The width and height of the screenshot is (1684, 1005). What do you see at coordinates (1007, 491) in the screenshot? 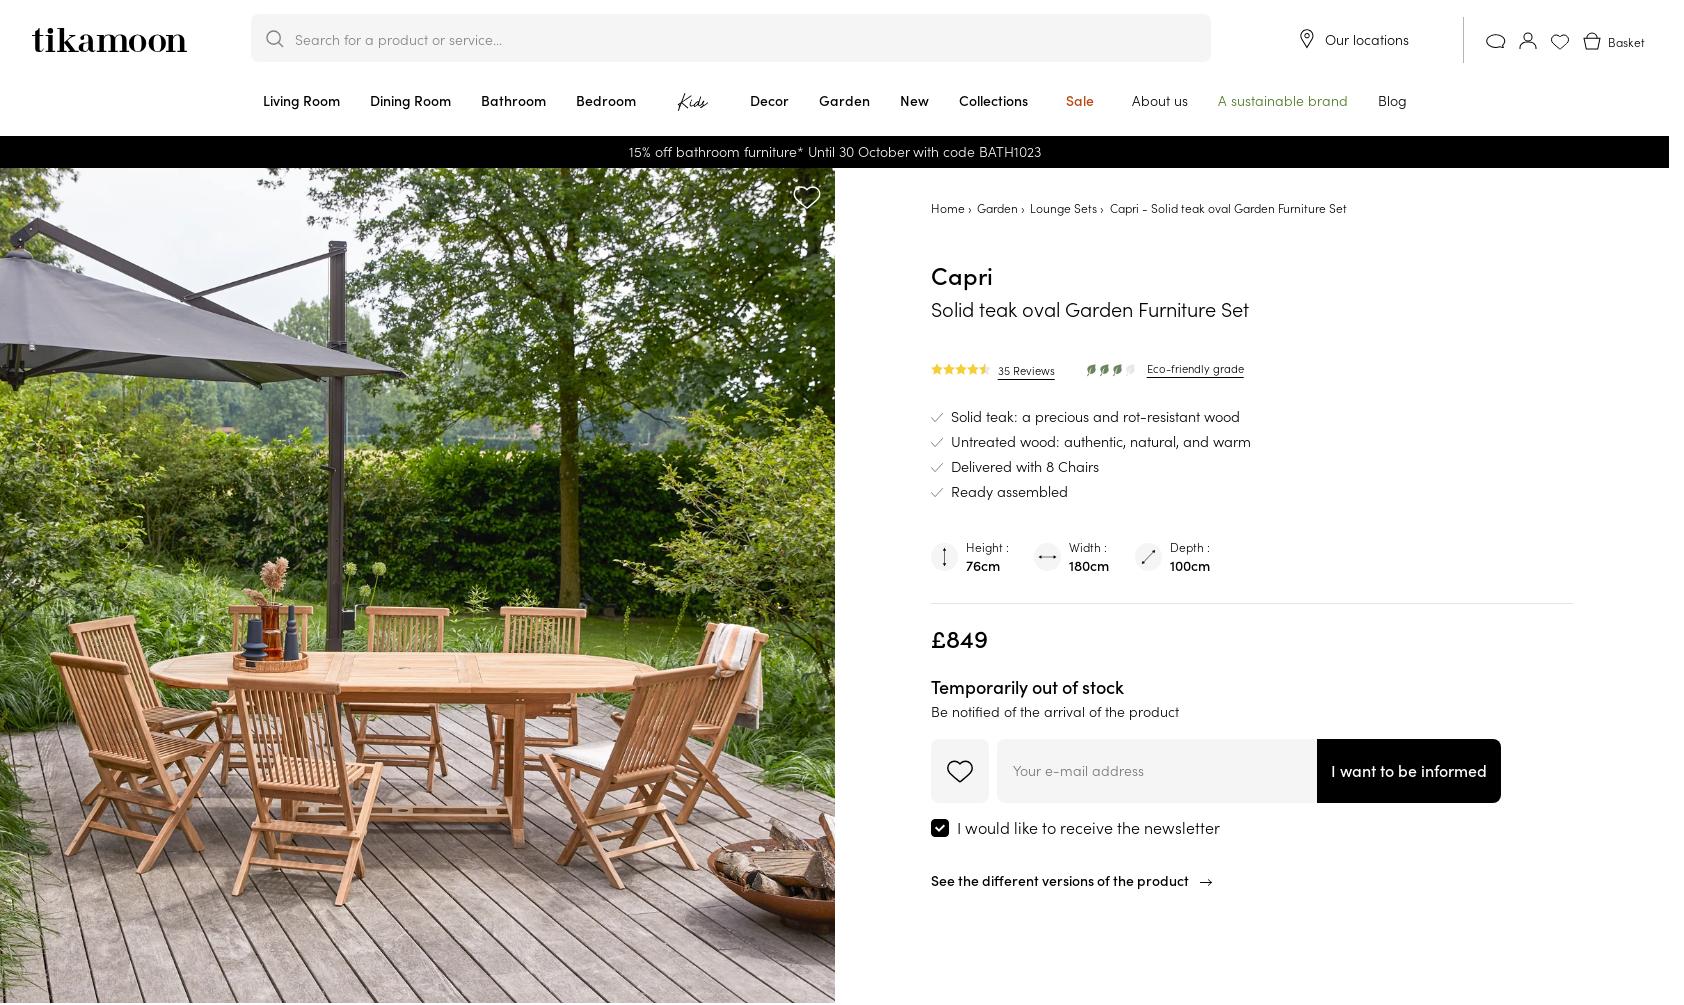
I see `'Ready assembled'` at bounding box center [1007, 491].